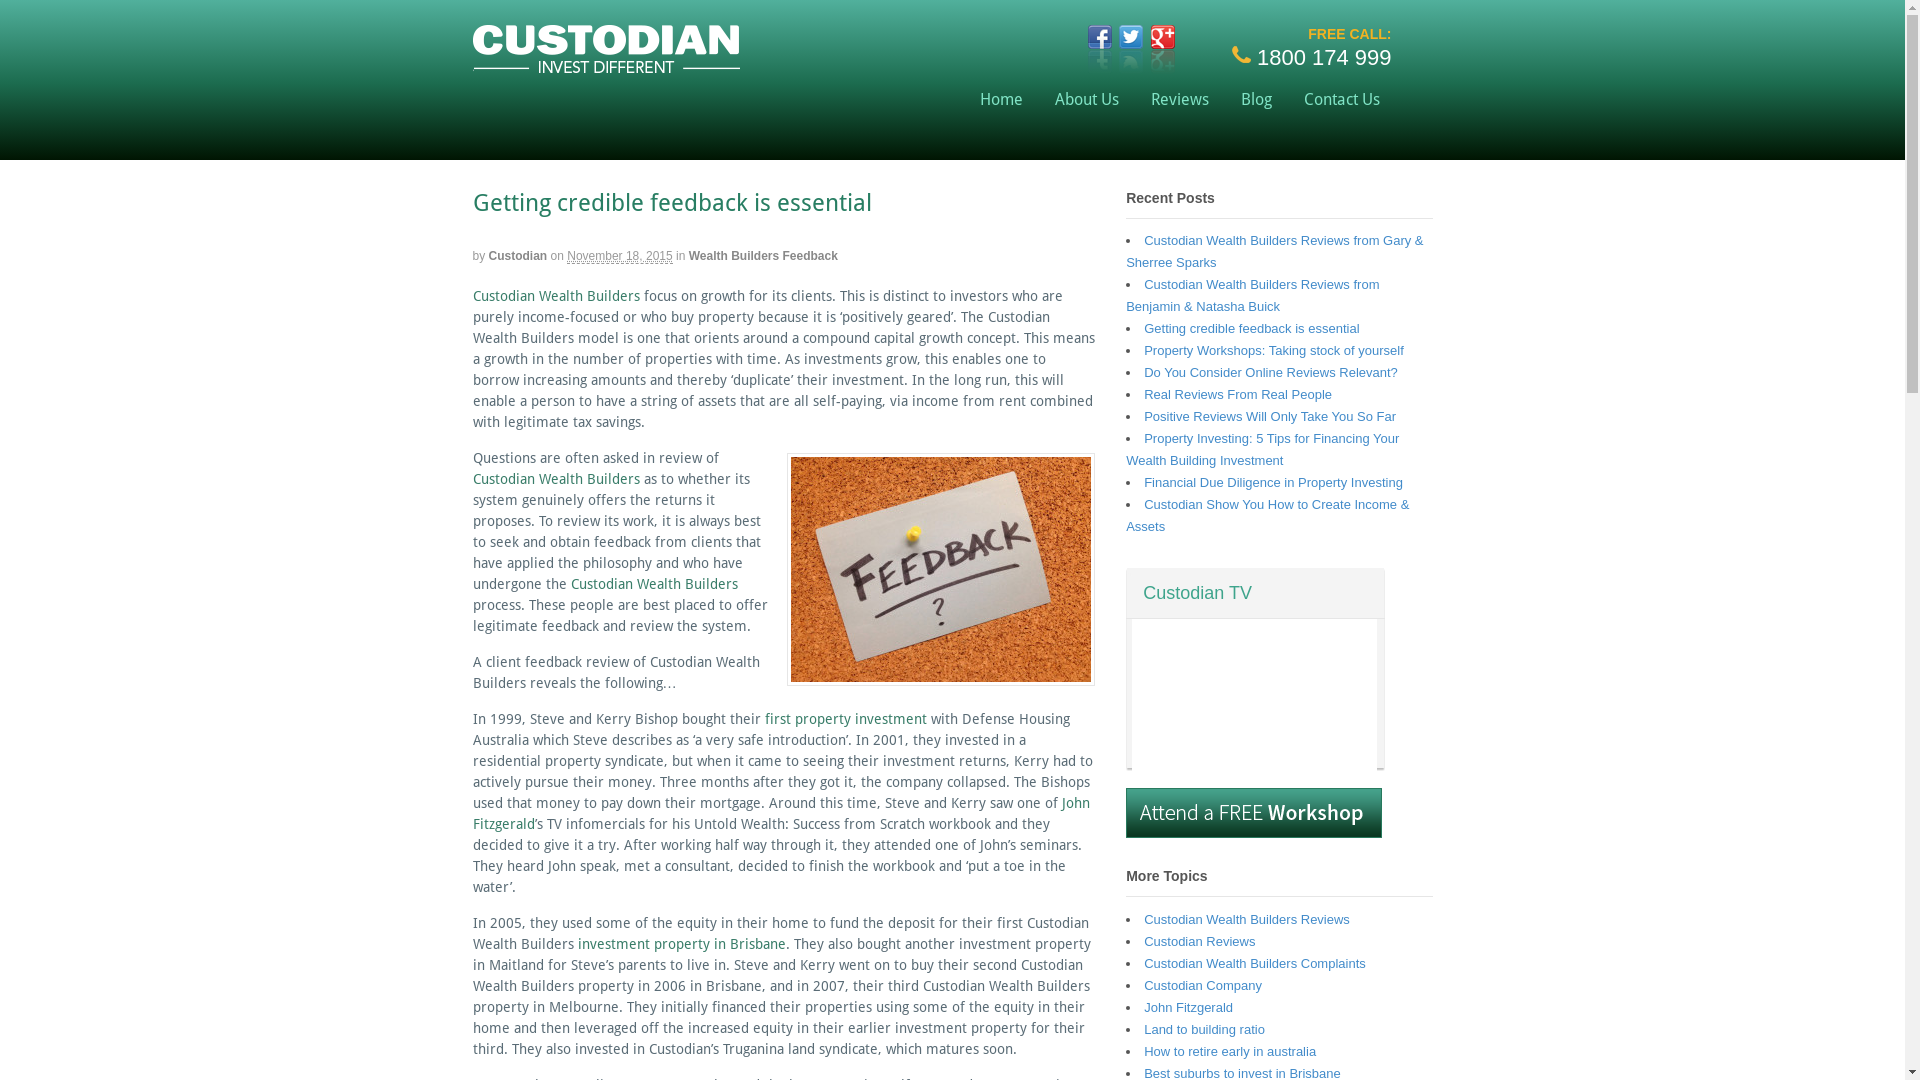 This screenshot has width=1920, height=1080. Describe the element at coordinates (1001, 99) in the screenshot. I see `'Home'` at that location.